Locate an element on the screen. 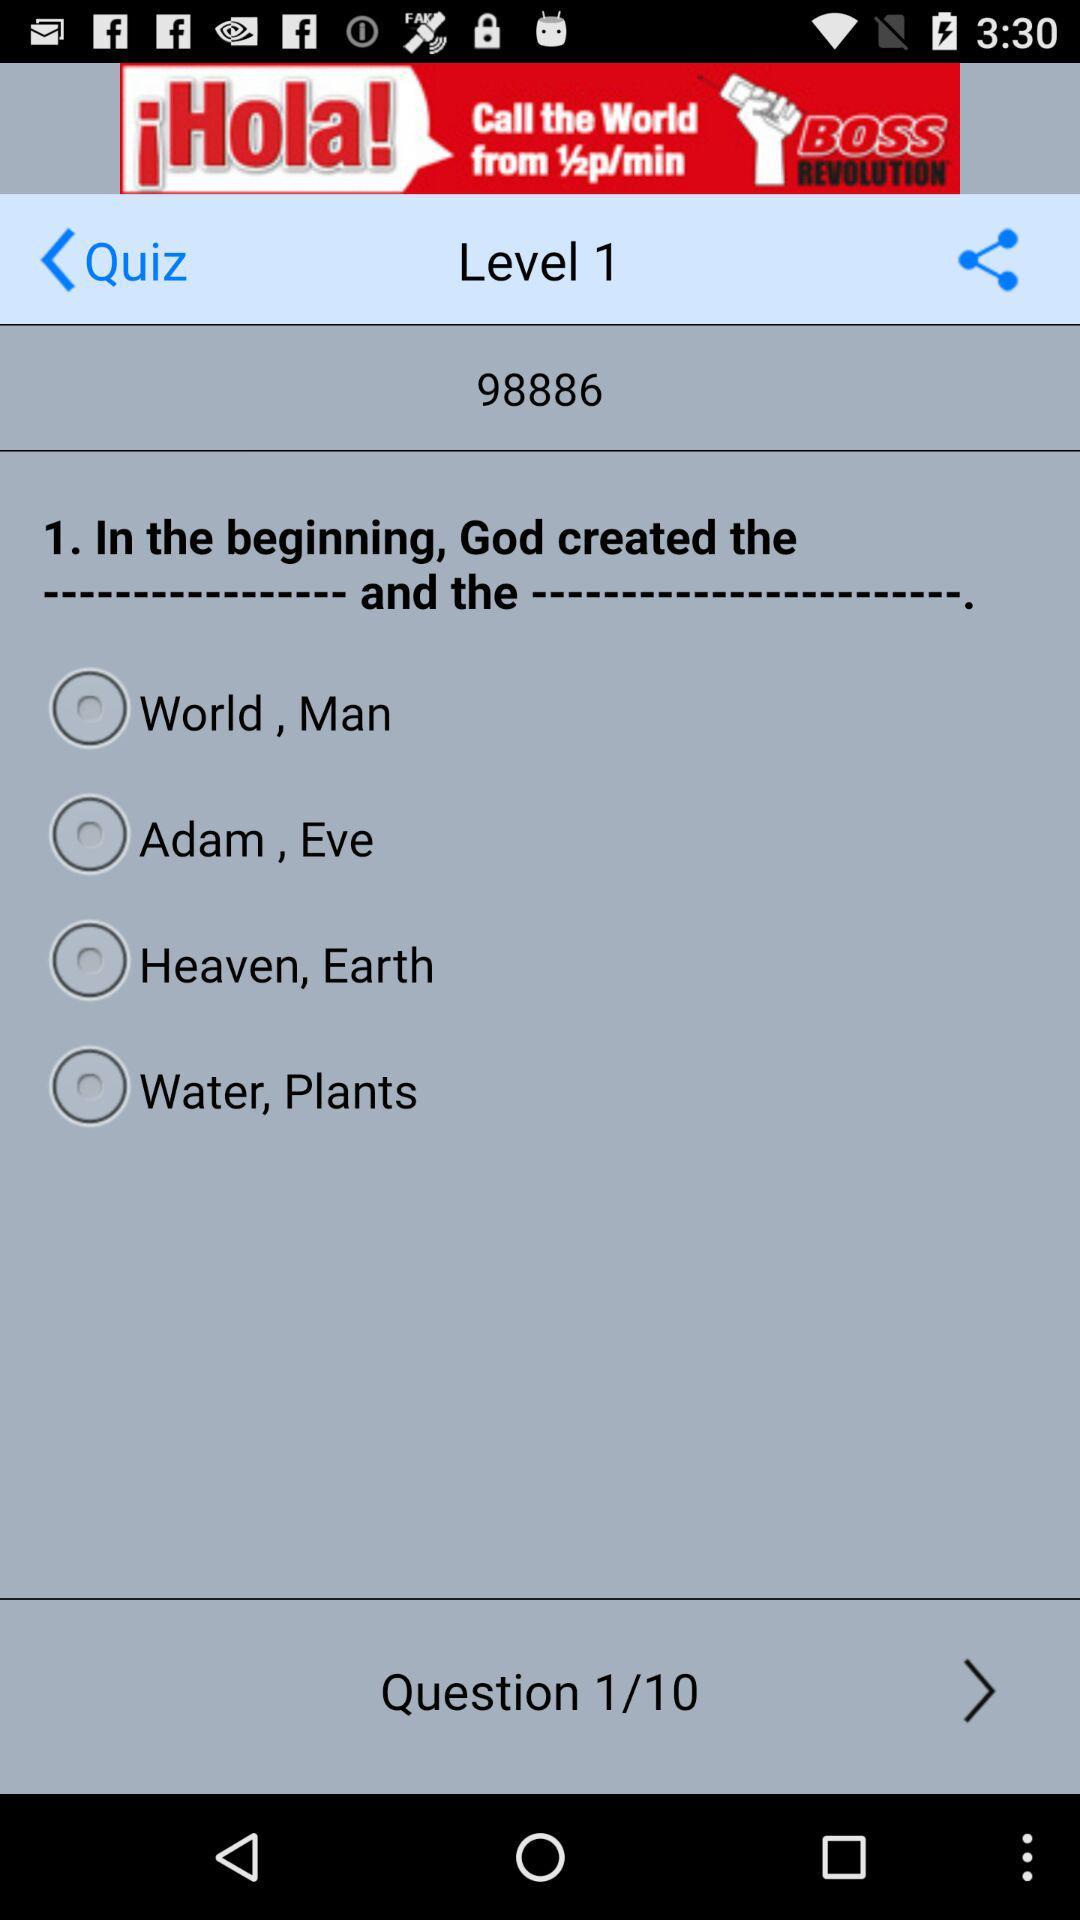  the arrow_backward icon is located at coordinates (56, 277).